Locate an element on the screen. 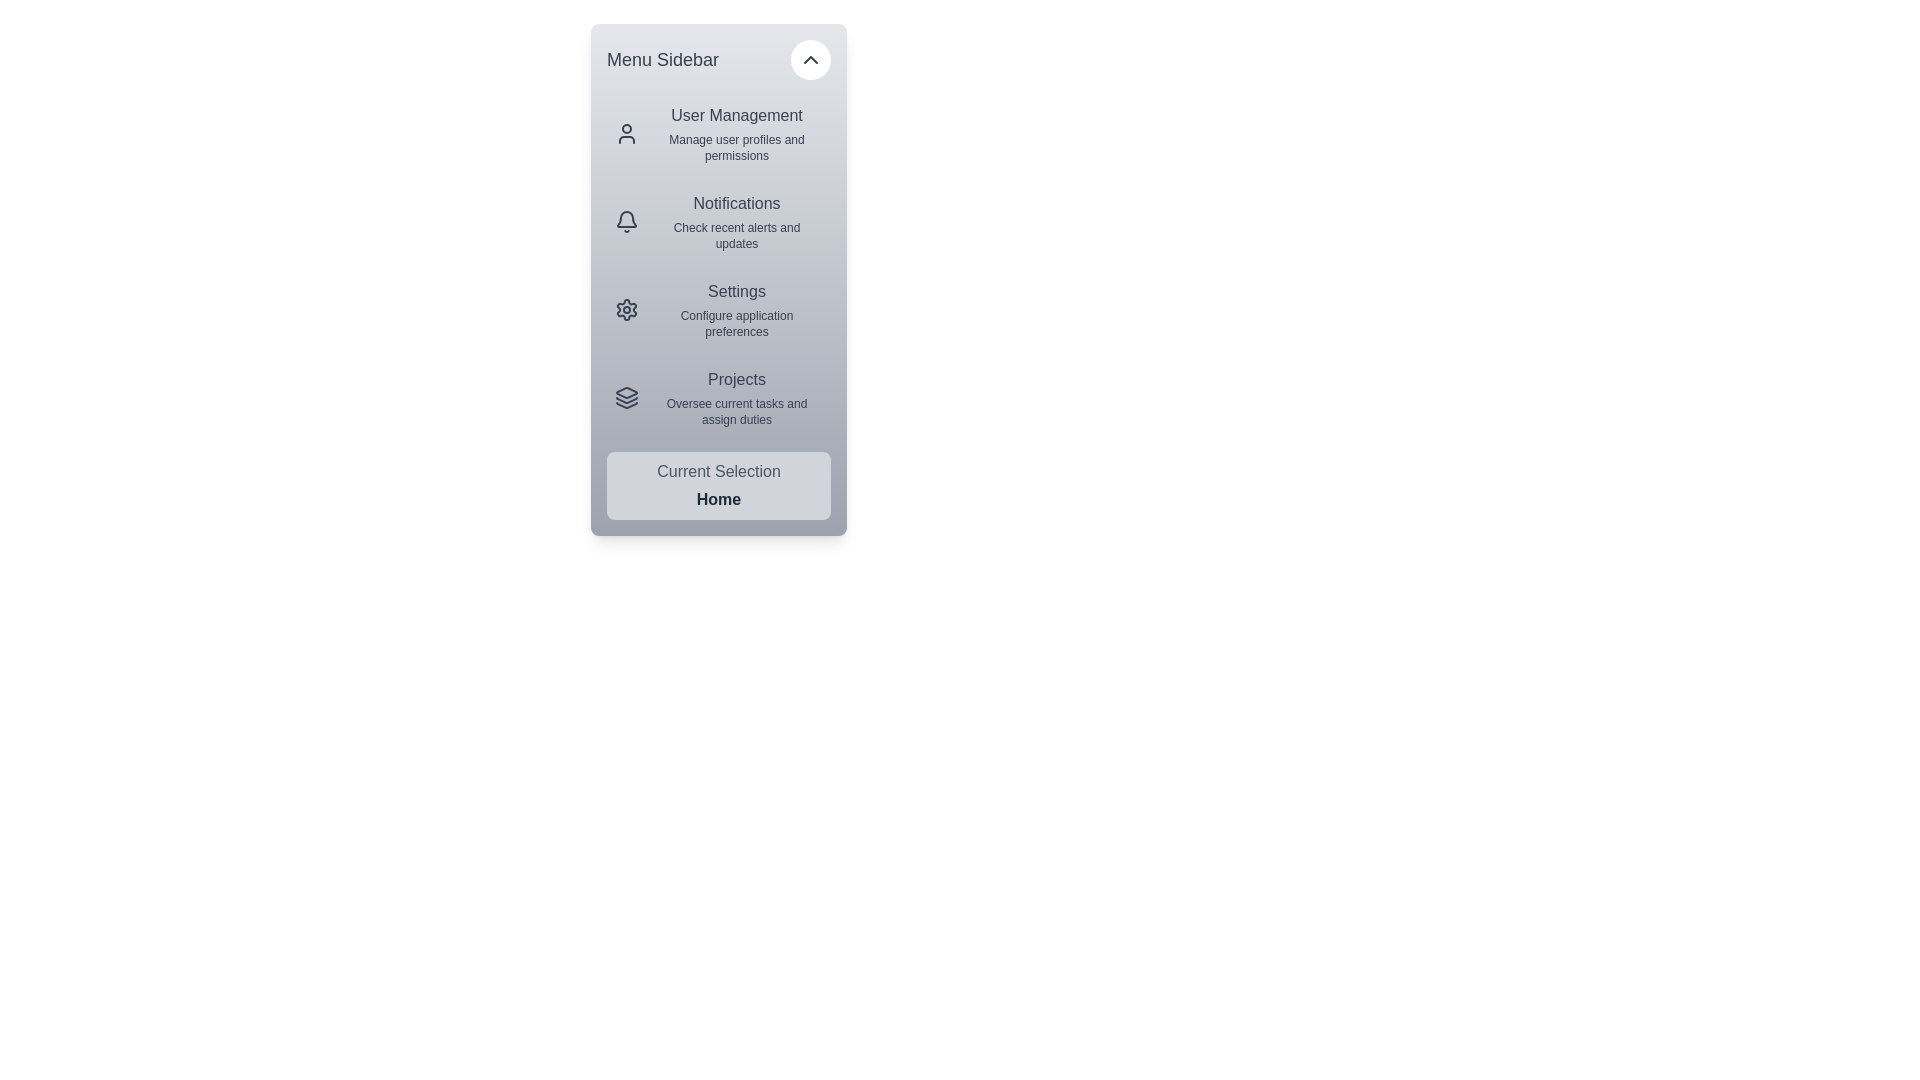 This screenshot has width=1920, height=1080. the 'Projects' menu icon located near the middle of the sidebar, below the 'Settings' section and adjacent to the 'Projects' label is located at coordinates (626, 393).